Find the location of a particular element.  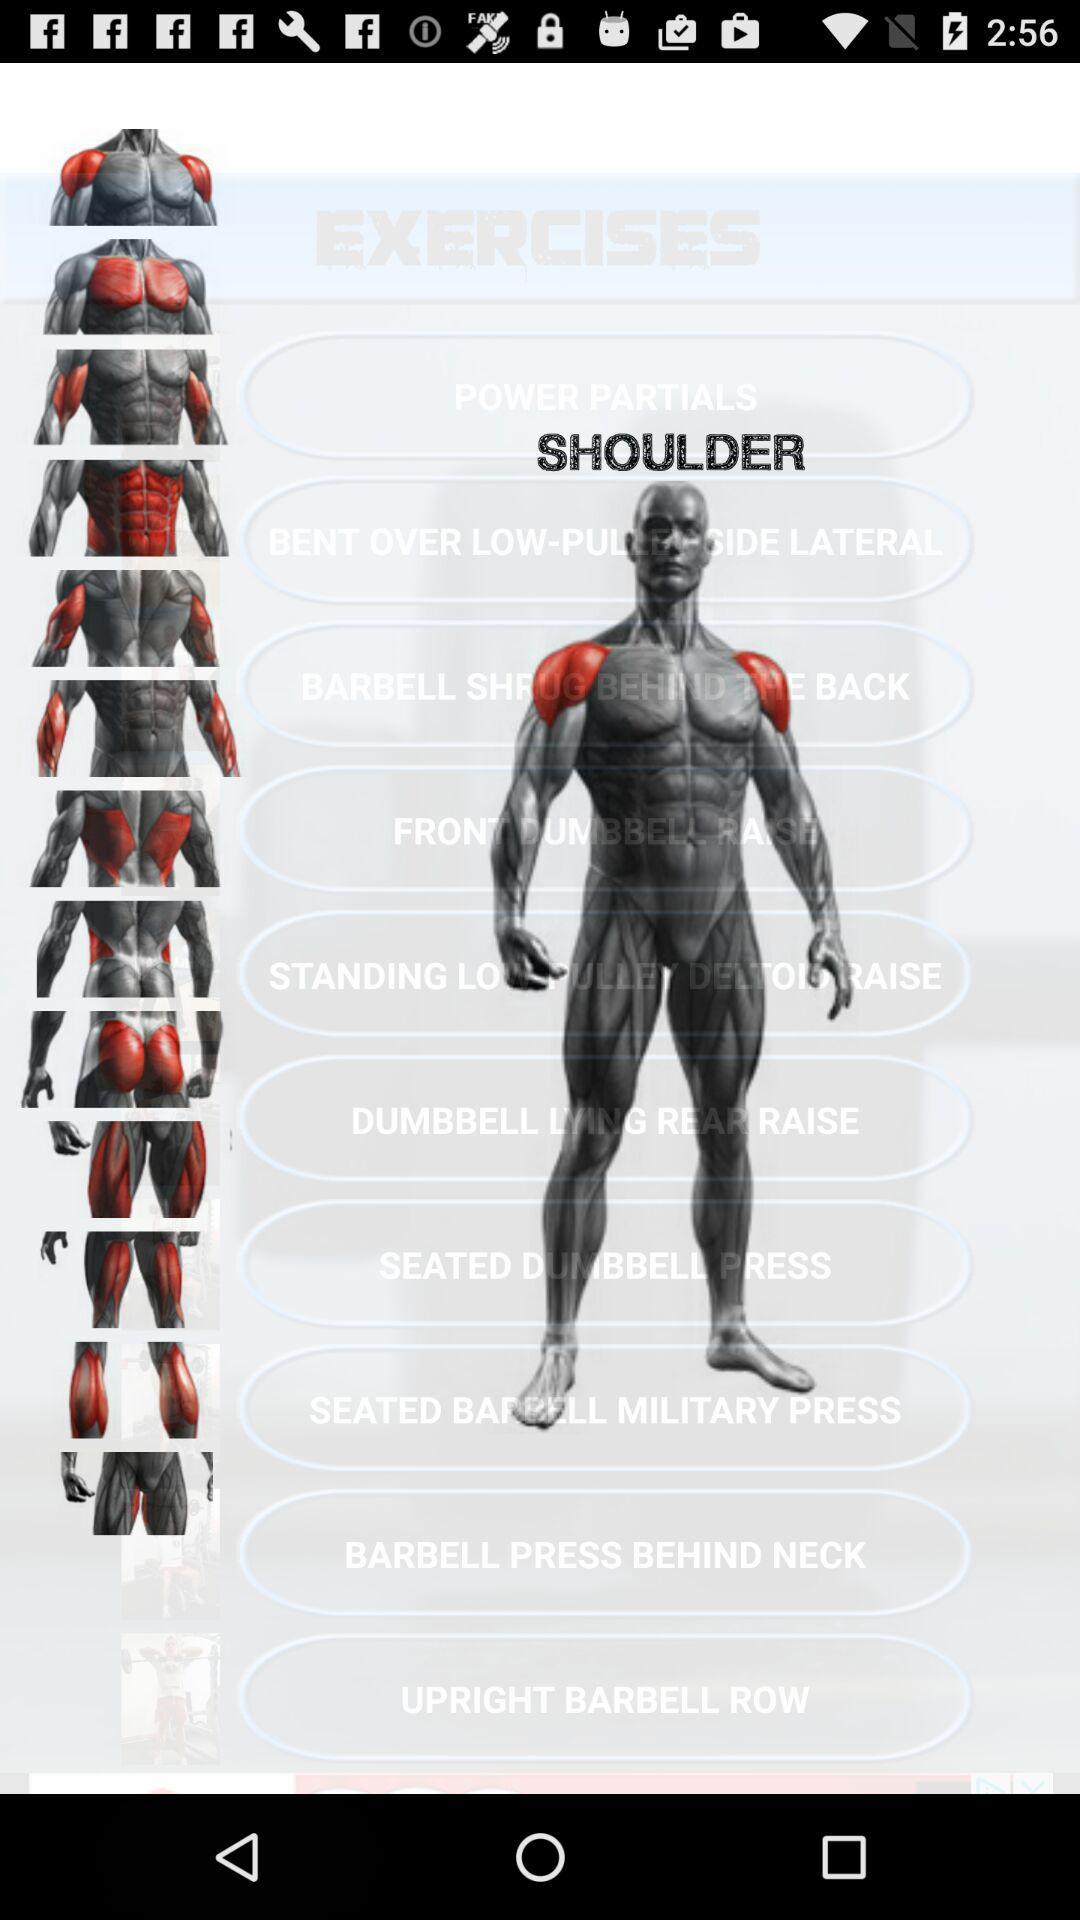

choose to exercise this part of your leg is located at coordinates (131, 1382).